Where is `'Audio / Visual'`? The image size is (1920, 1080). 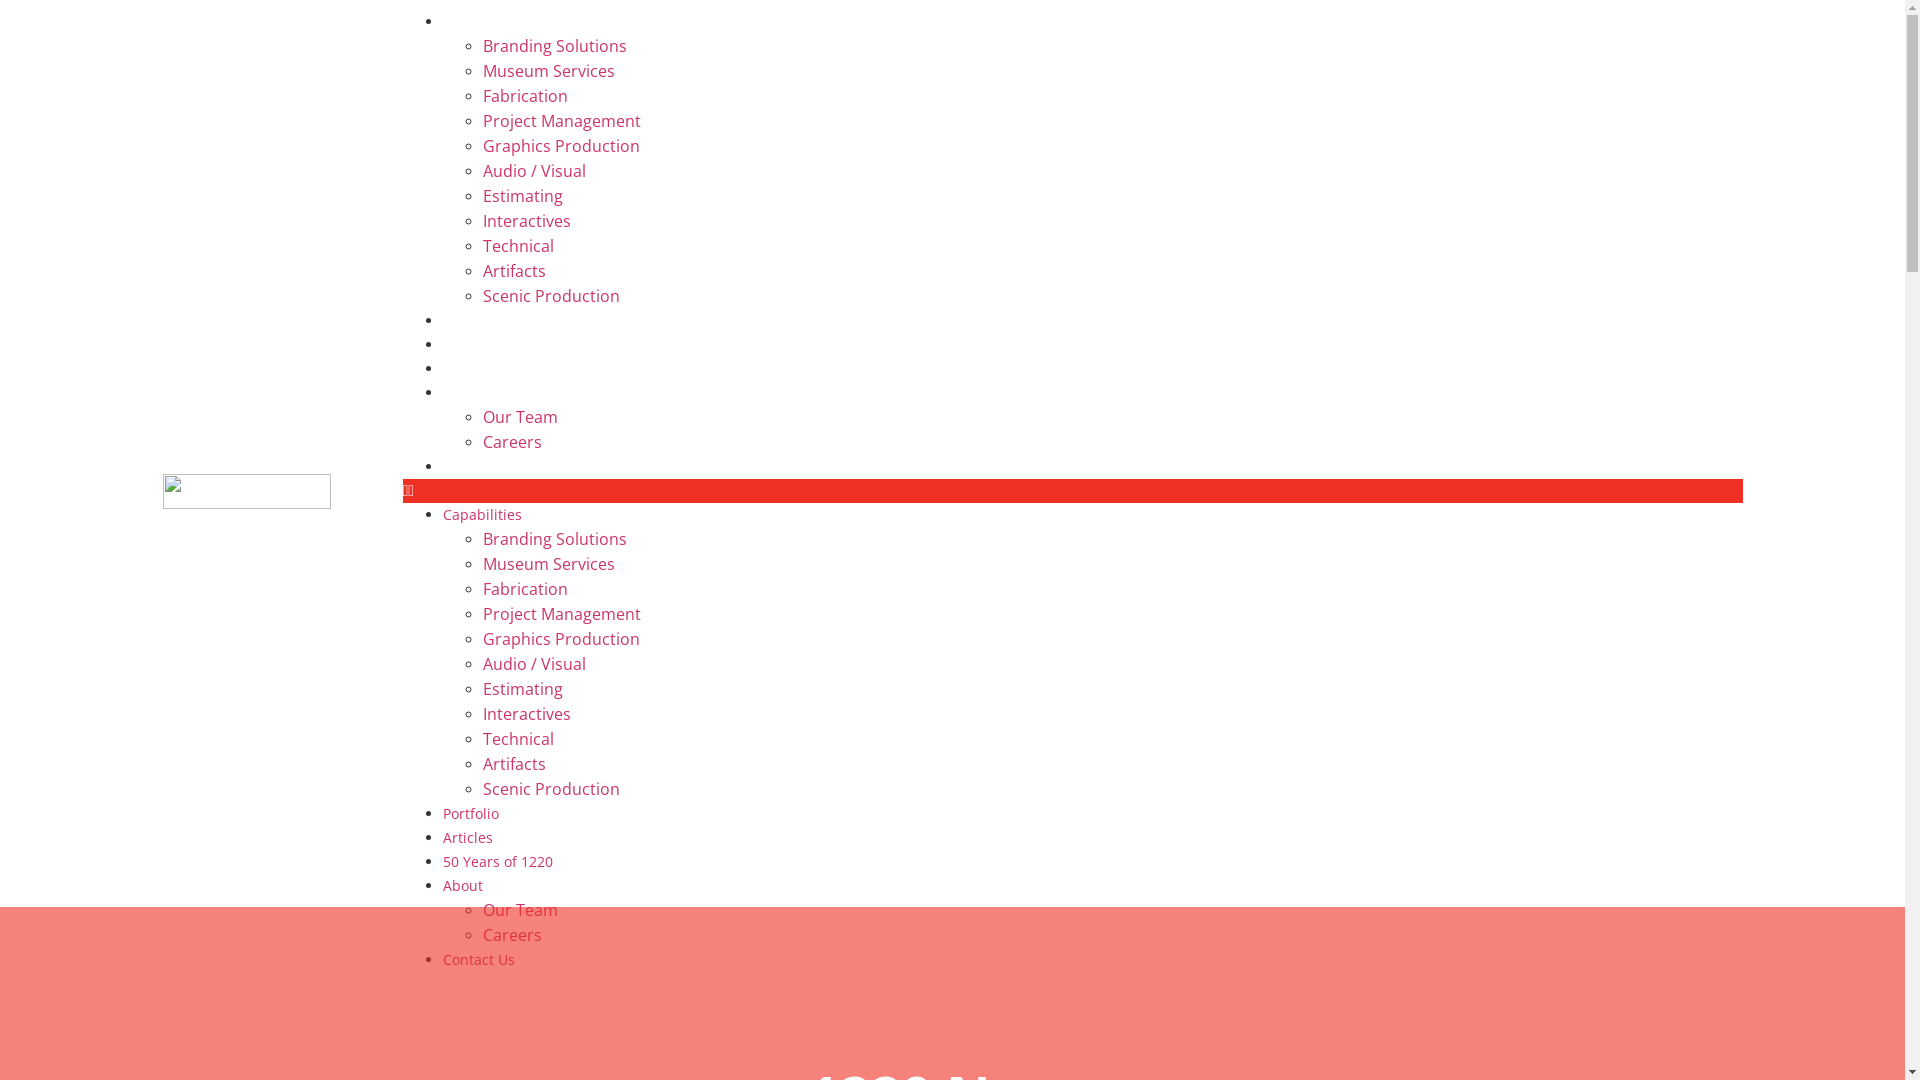 'Audio / Visual' is located at coordinates (533, 169).